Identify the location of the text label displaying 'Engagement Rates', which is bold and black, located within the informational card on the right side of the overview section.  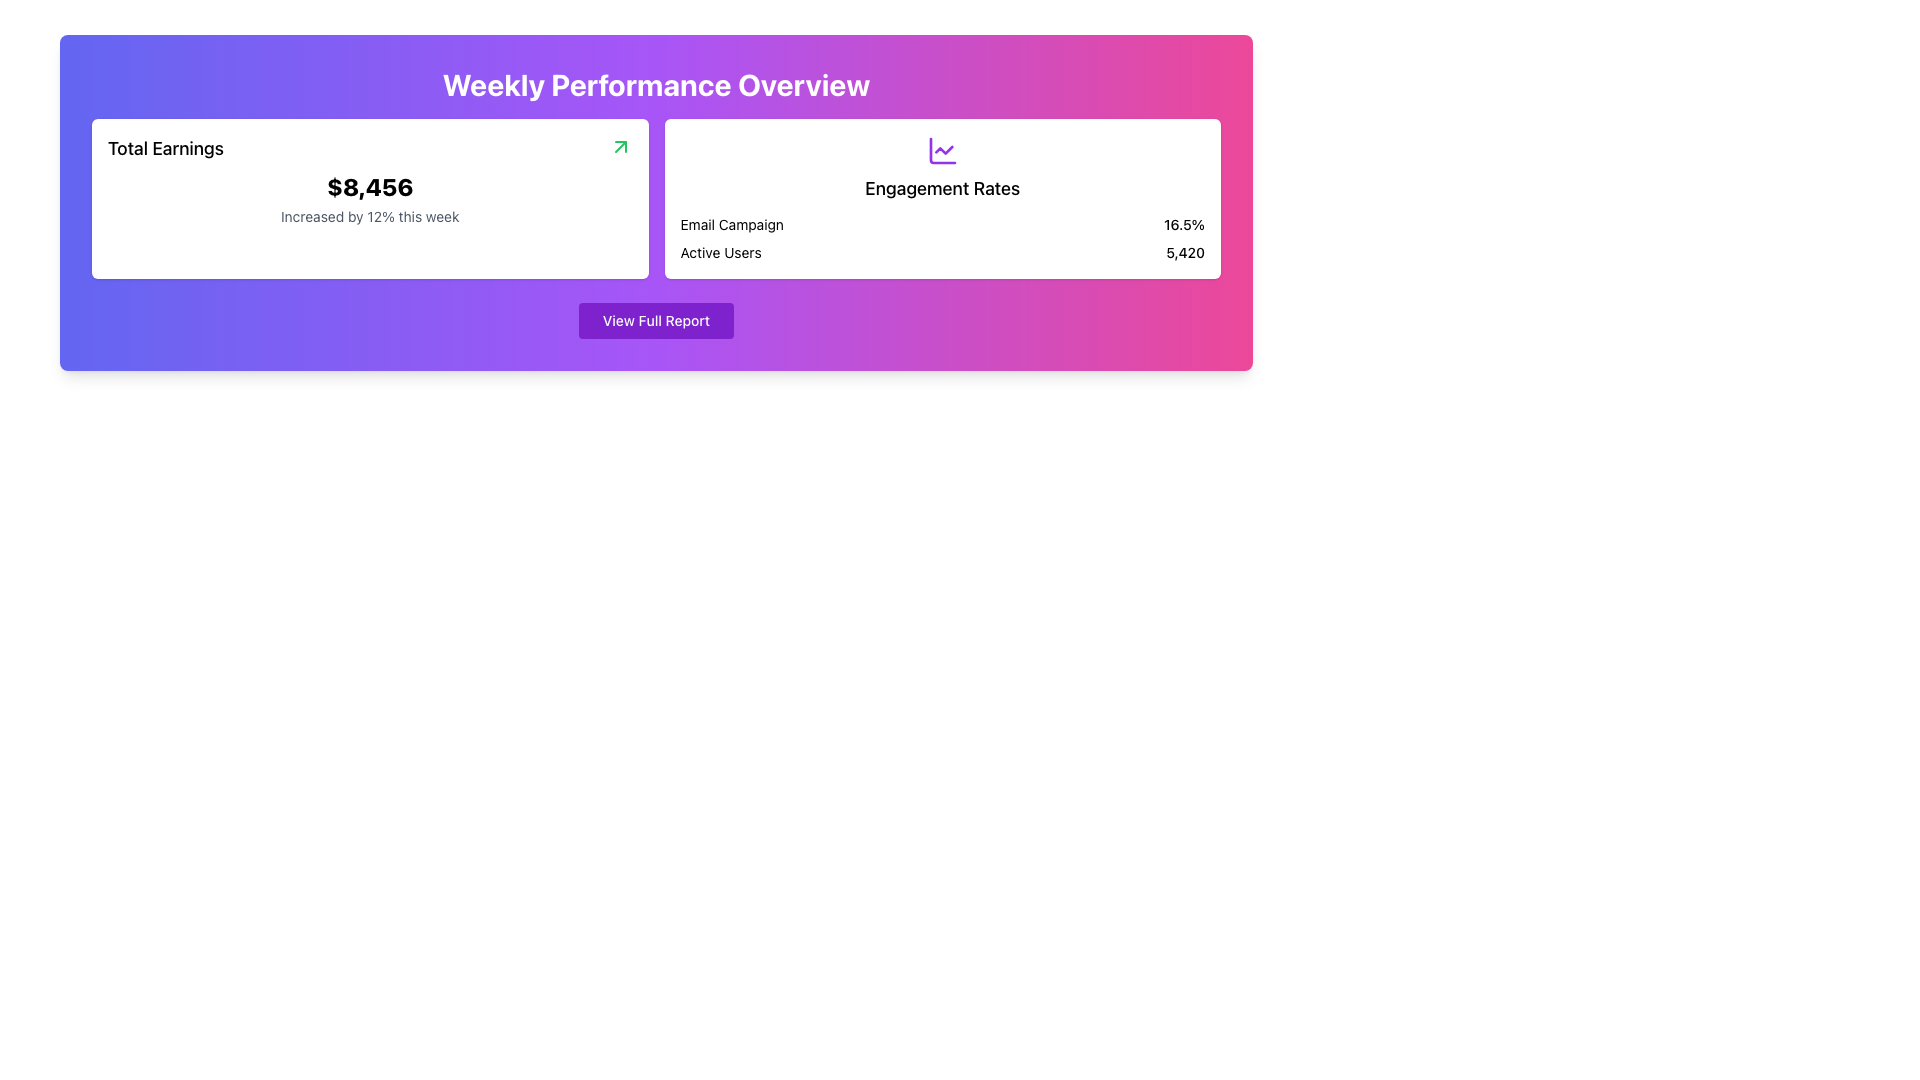
(941, 189).